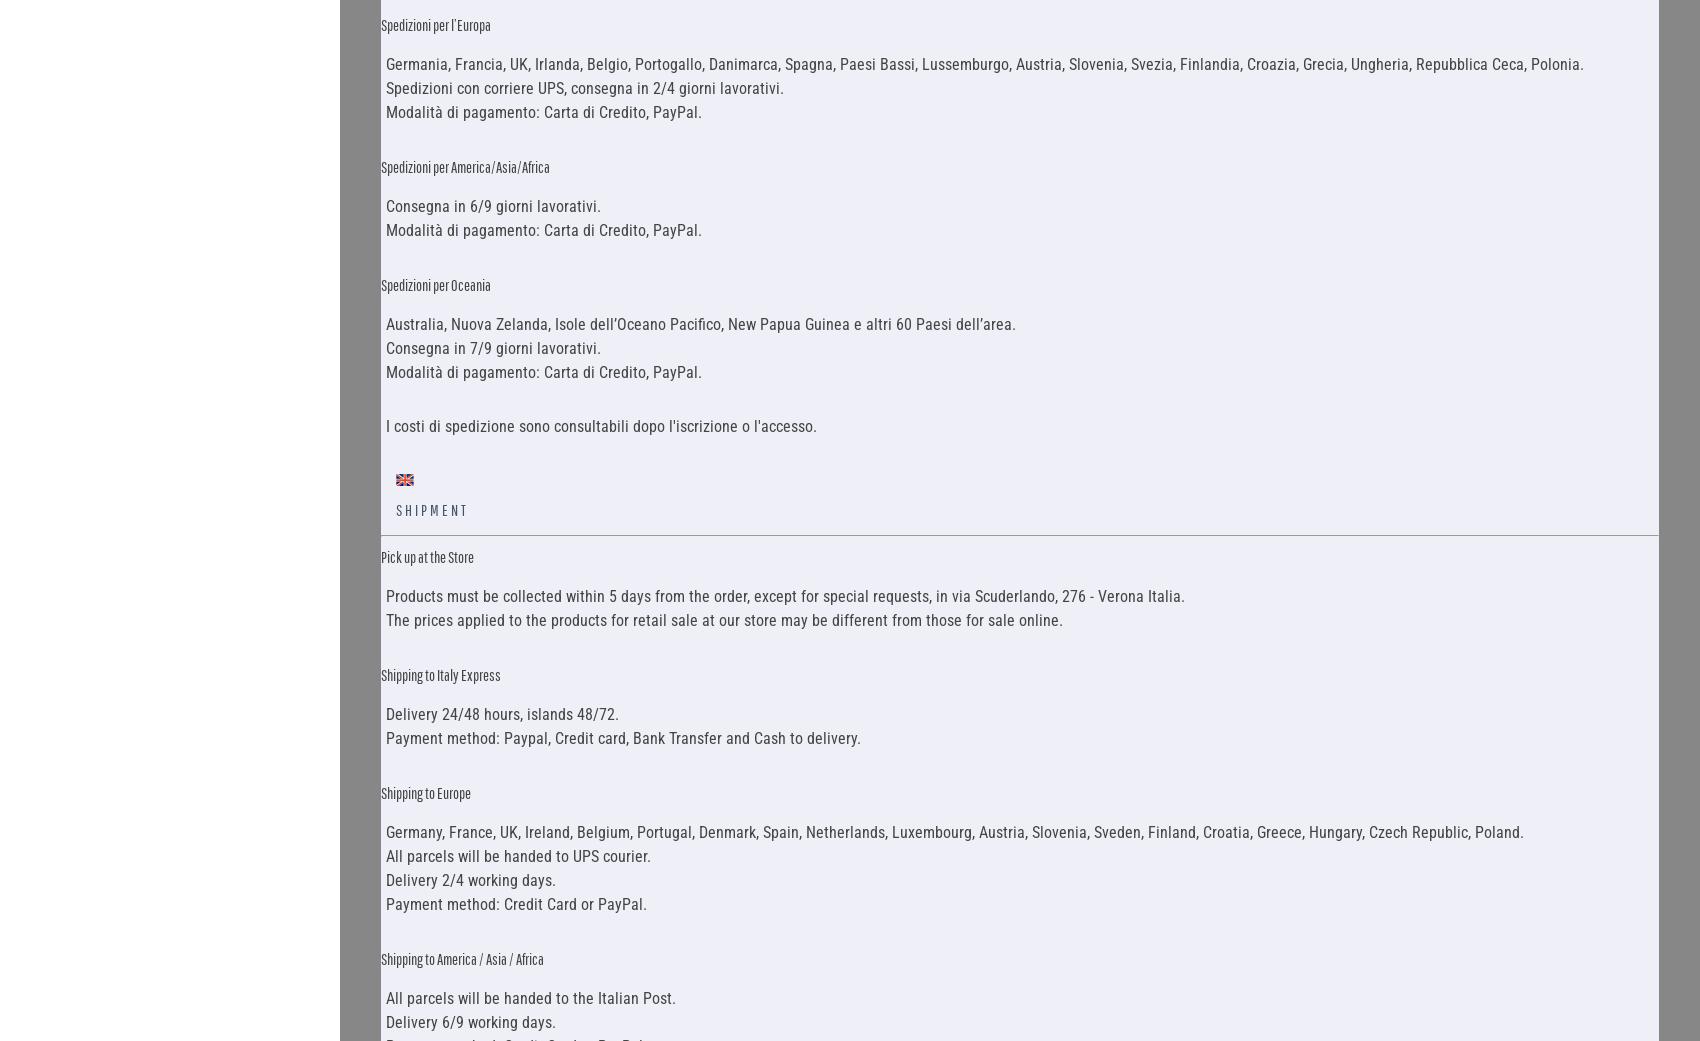  Describe the element at coordinates (431, 508) in the screenshot. I see `'Shipment'` at that location.